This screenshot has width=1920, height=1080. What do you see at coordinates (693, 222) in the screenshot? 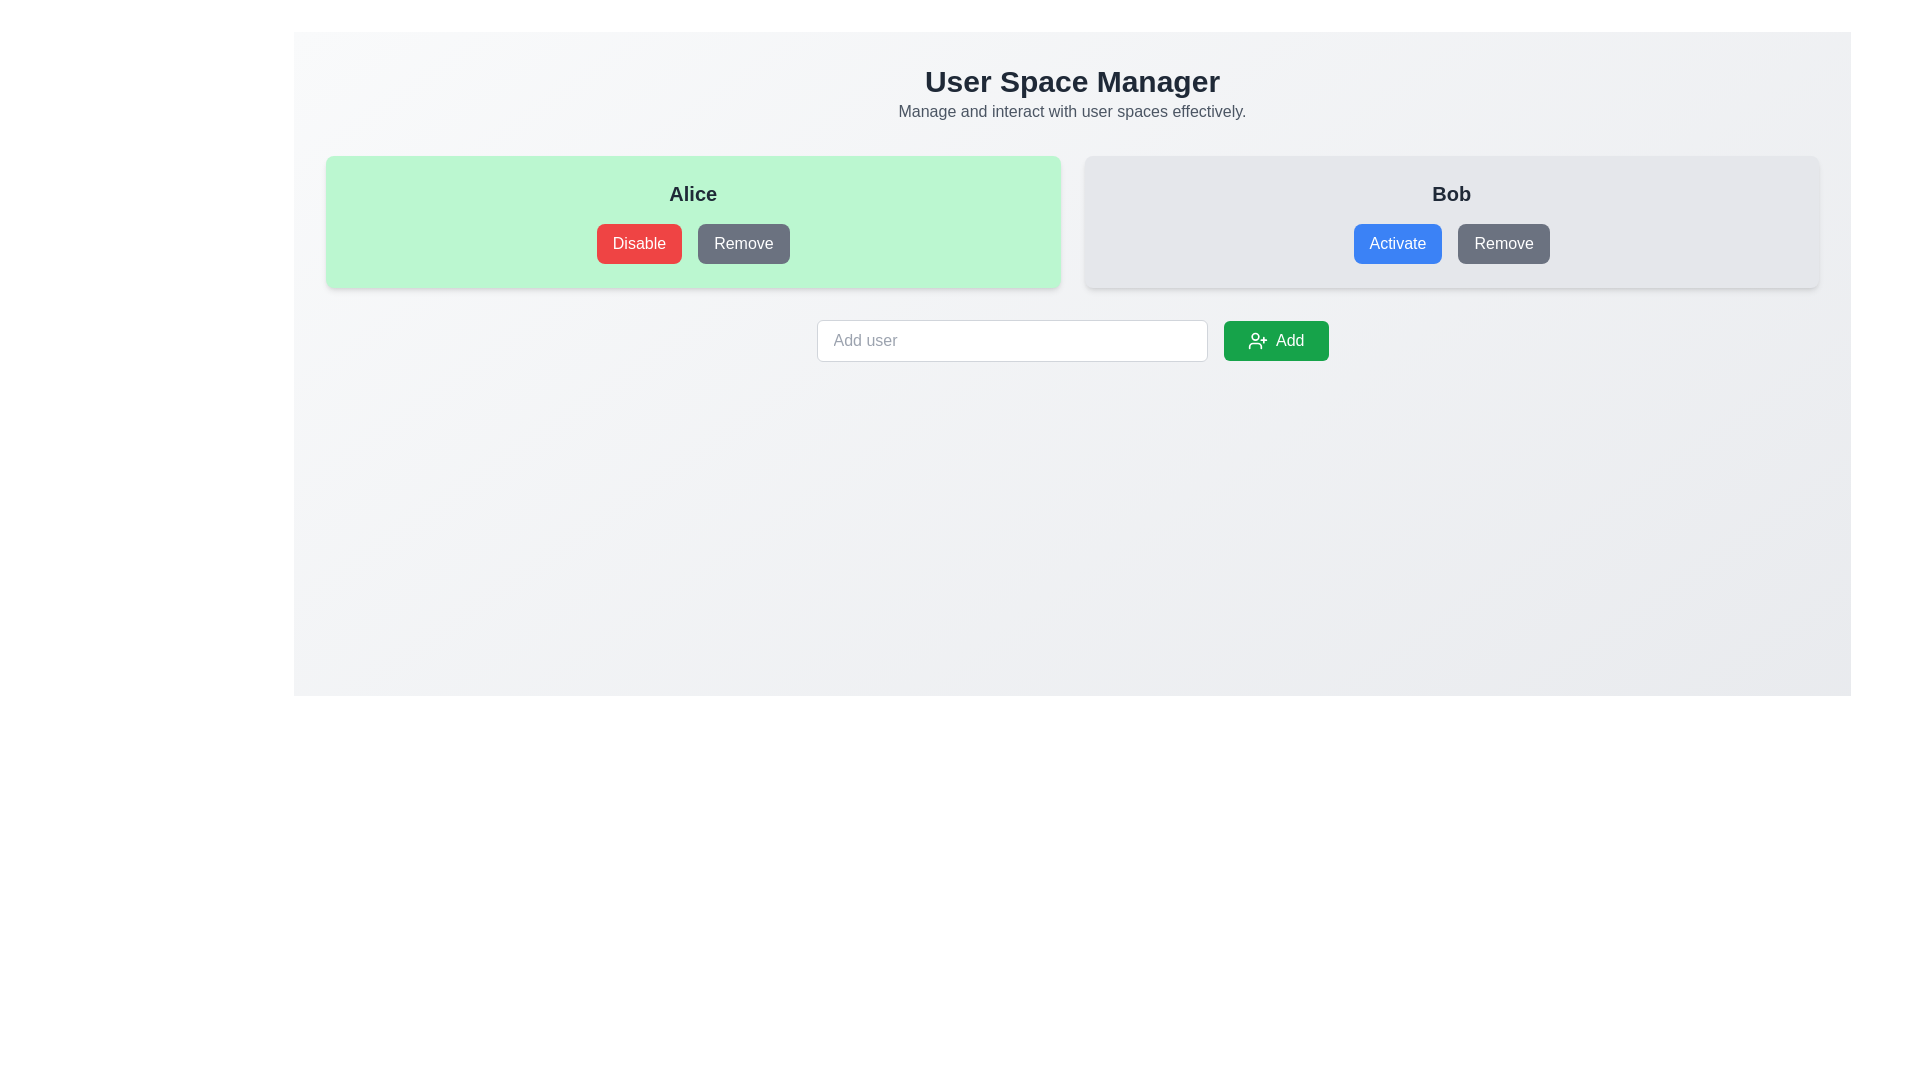
I see `the 'Remove' button on the user card representing 'Alice' located in the first column under the 'User Space Manager' header` at bounding box center [693, 222].